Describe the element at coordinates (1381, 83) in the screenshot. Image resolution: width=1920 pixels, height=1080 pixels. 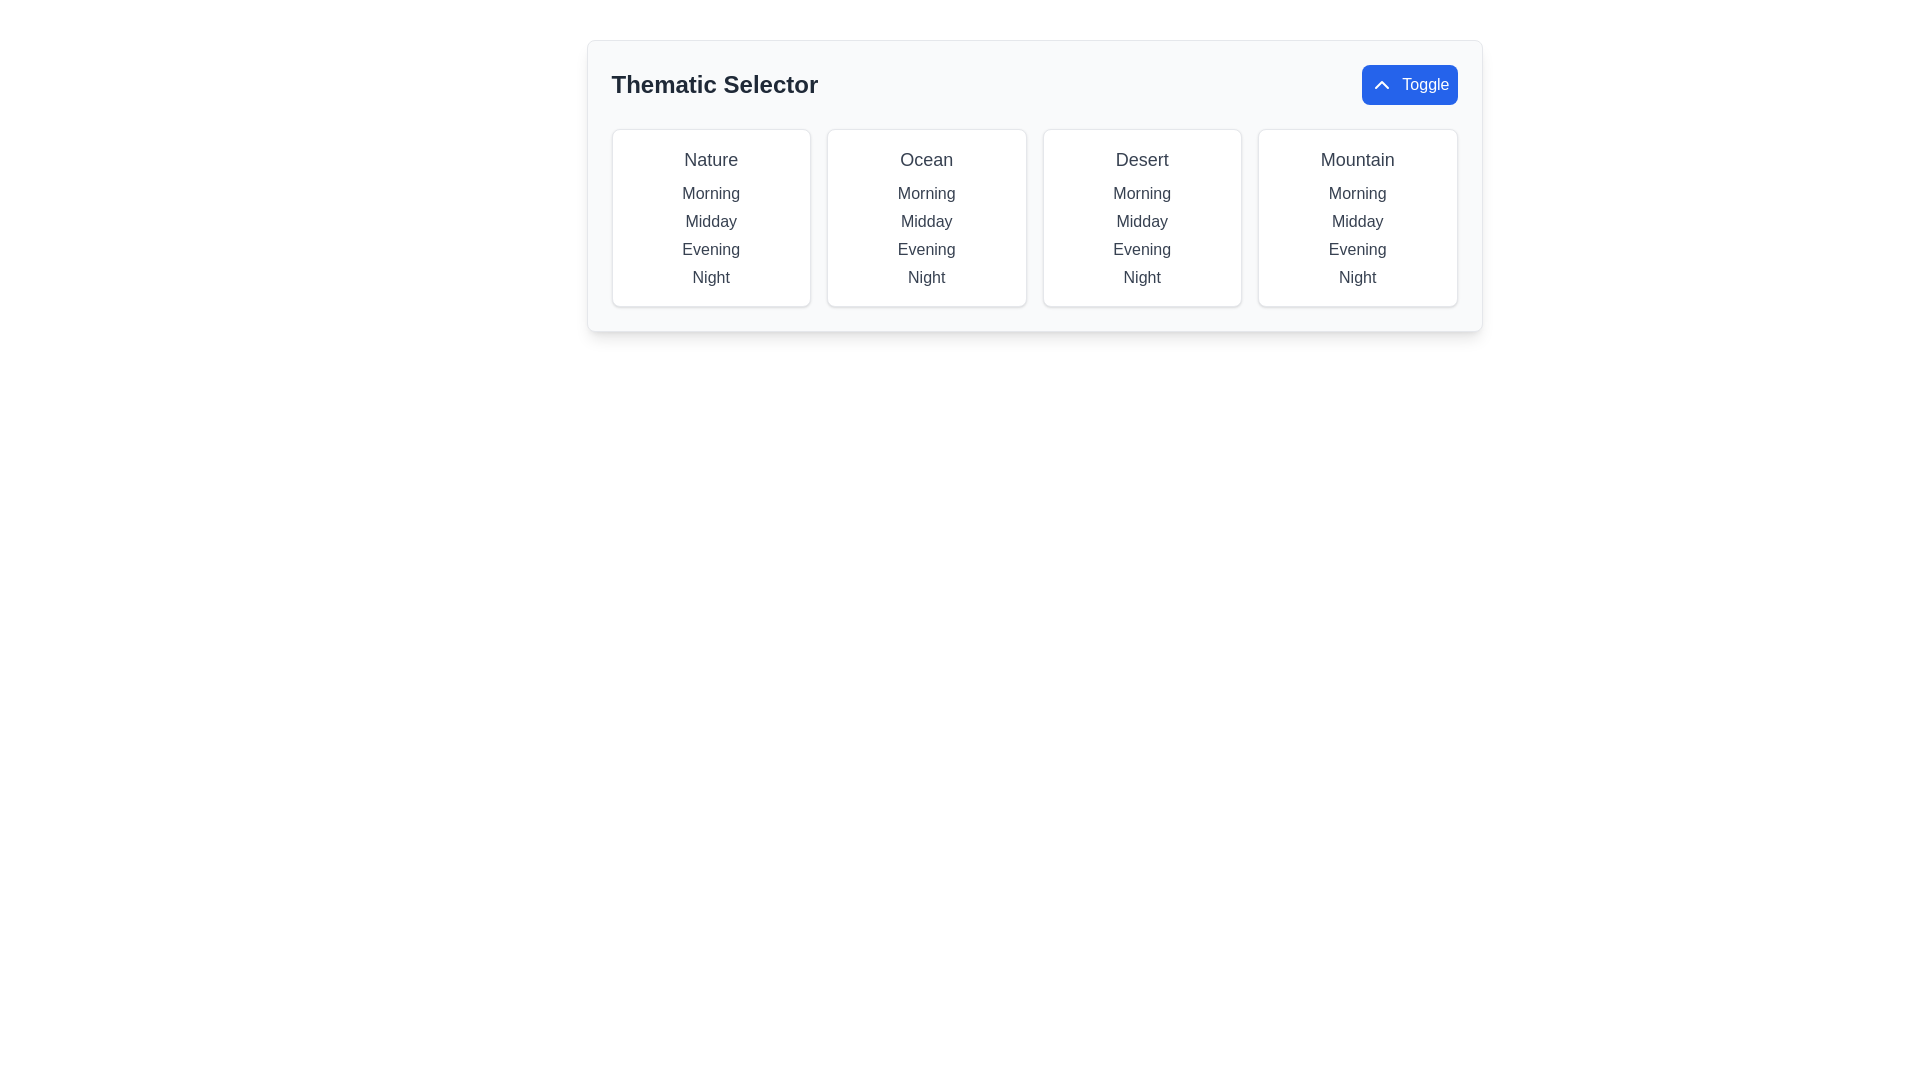
I see `the chevron icon inside the blue 'Toggle' button located in the top-right corner of the 'Thematic Selector' card` at that location.